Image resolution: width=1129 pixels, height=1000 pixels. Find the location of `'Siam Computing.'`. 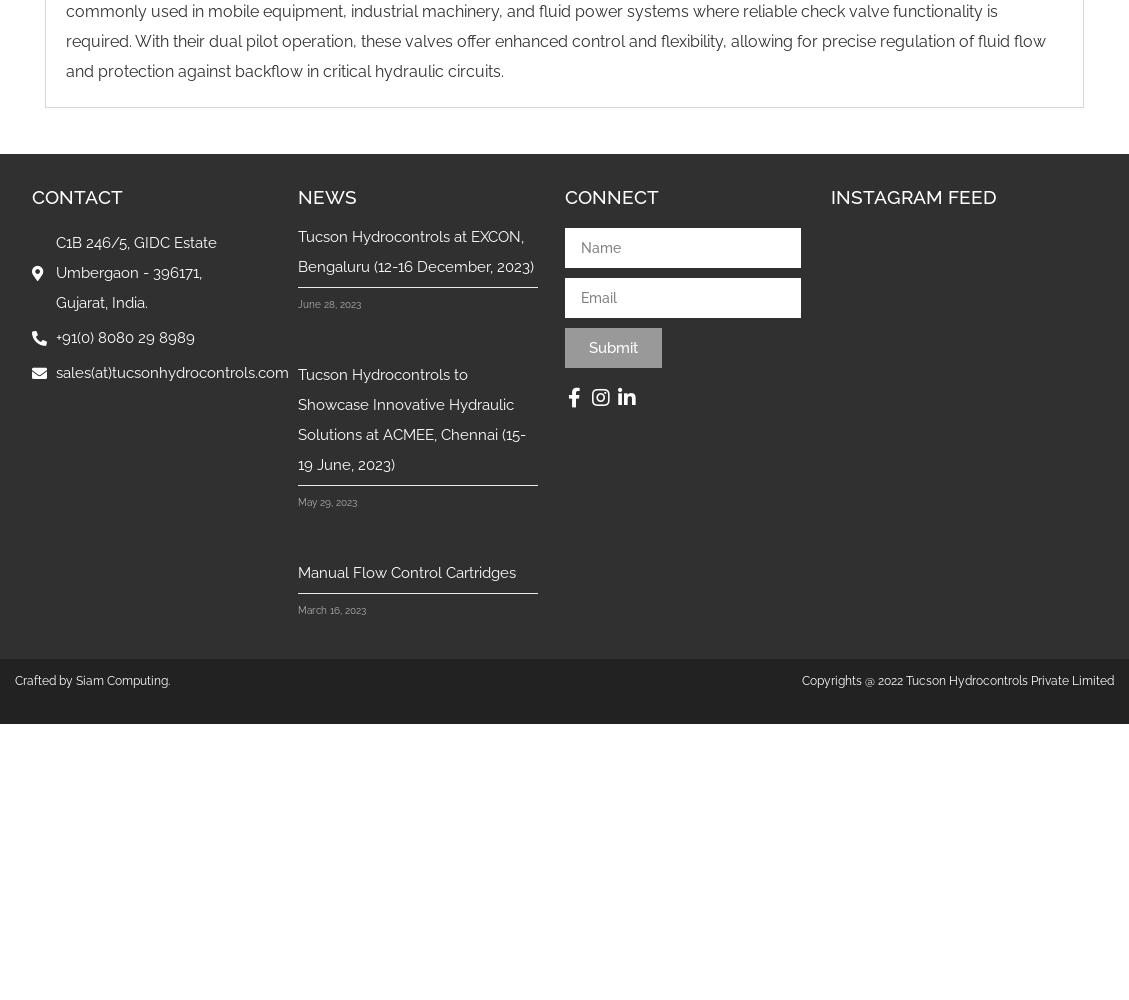

'Siam Computing.' is located at coordinates (122, 681).